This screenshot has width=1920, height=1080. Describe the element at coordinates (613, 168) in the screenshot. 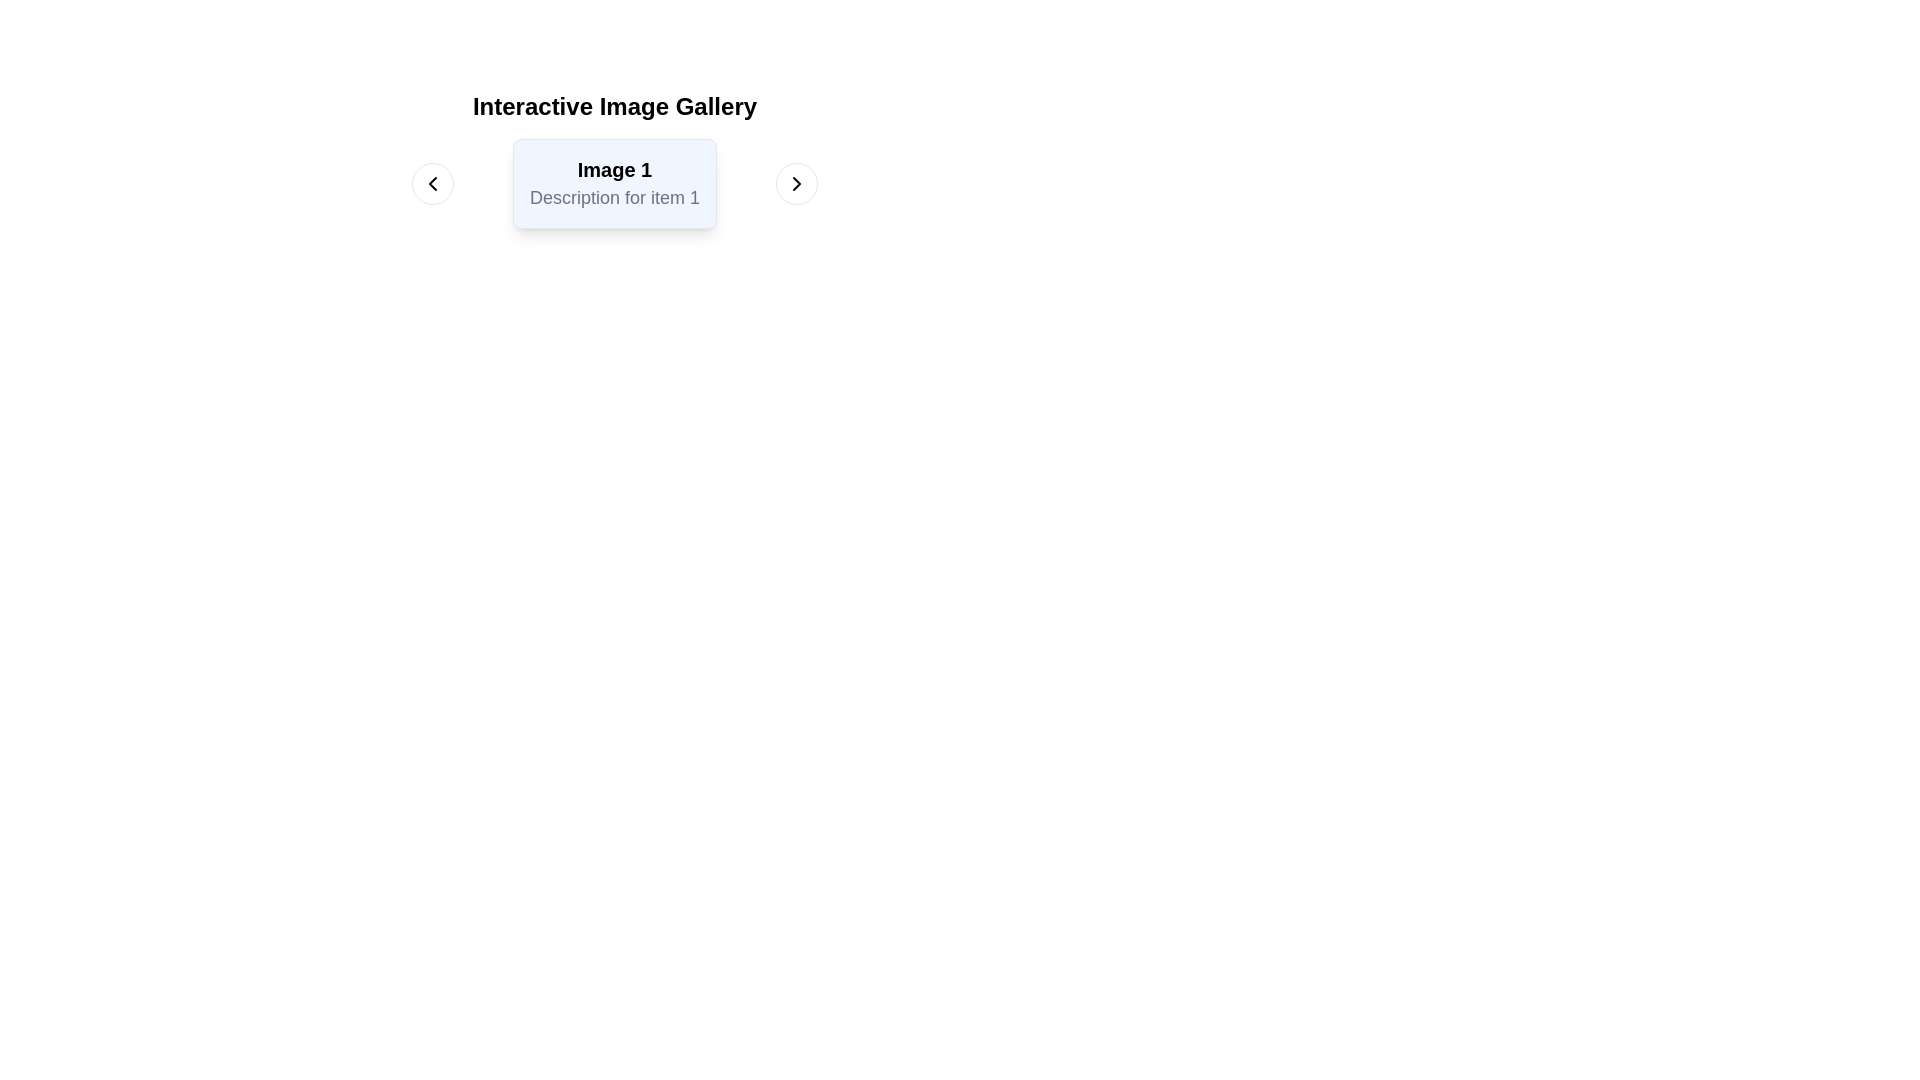

I see `the Text label displaying the title or label for 'Image 1', located at the top of the rounded blue-highlighted card` at that location.